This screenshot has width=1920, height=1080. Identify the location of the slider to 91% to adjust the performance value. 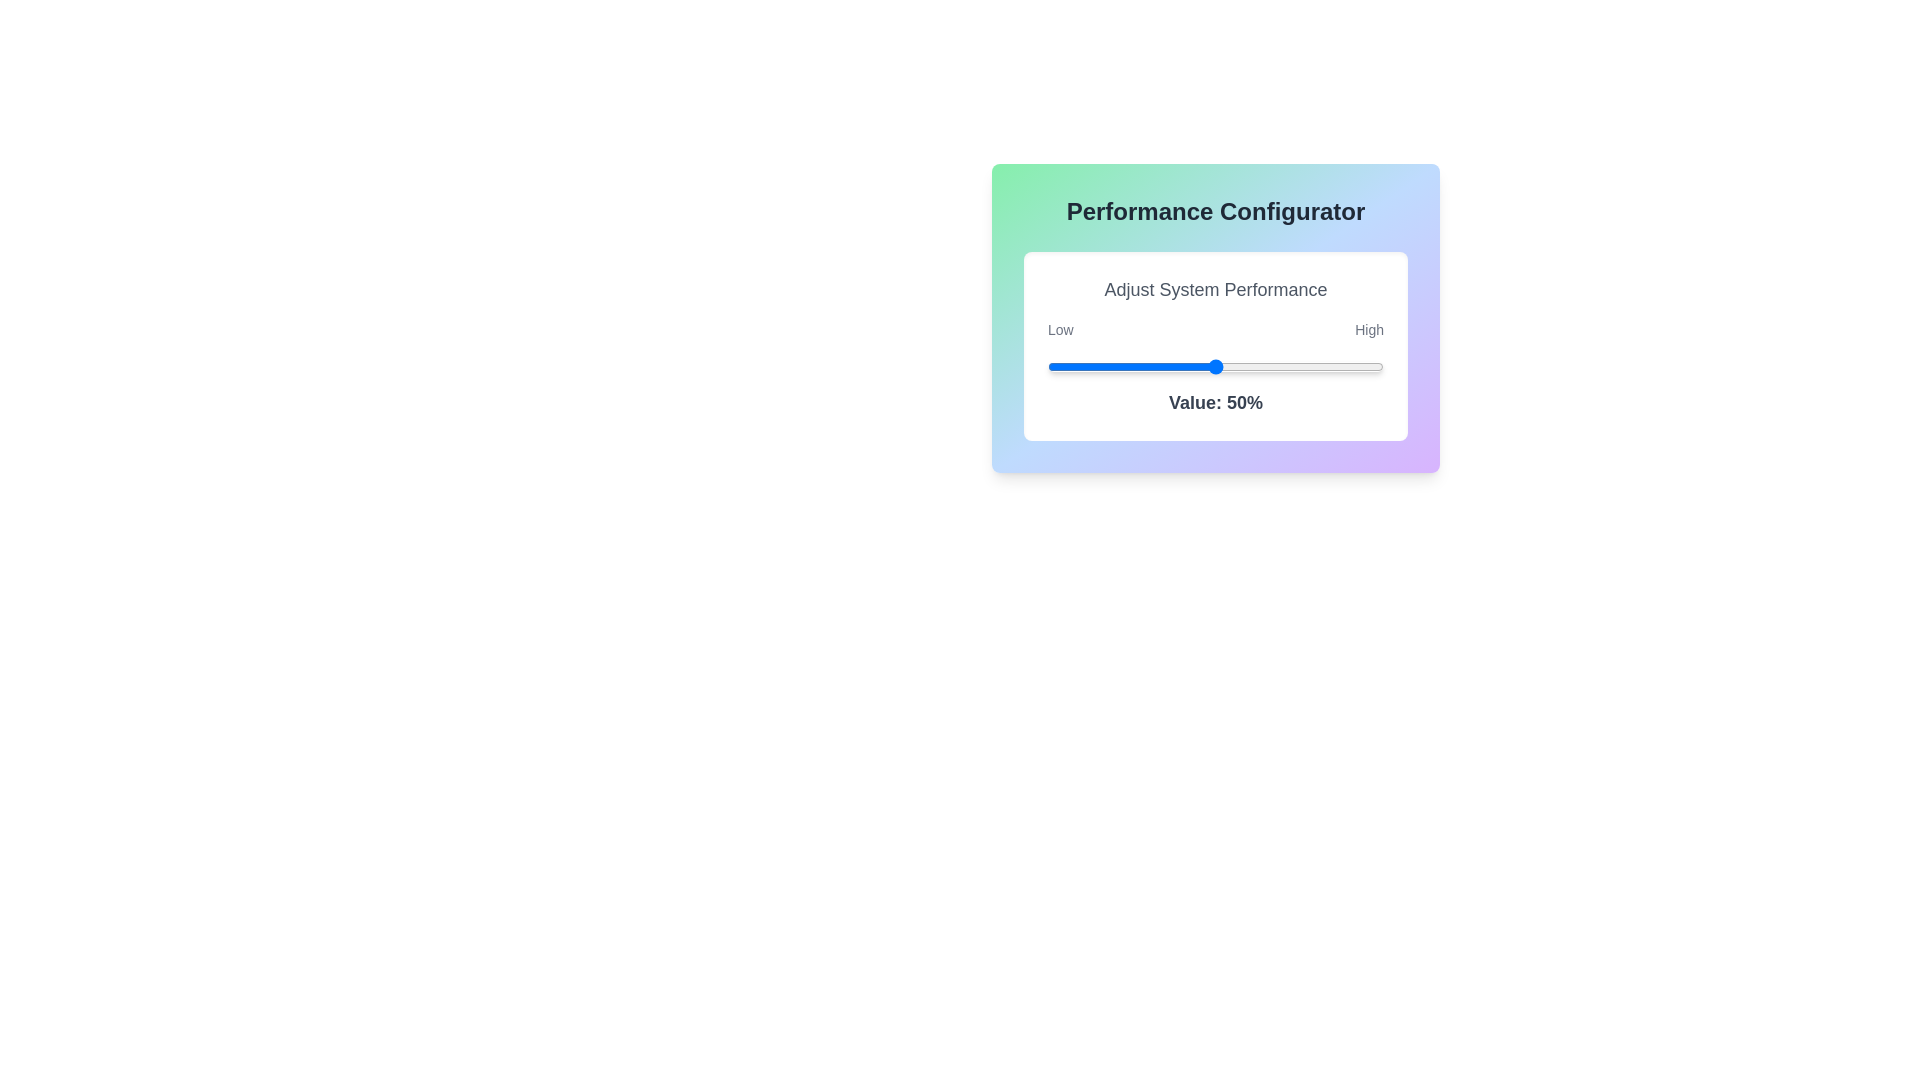
(1353, 366).